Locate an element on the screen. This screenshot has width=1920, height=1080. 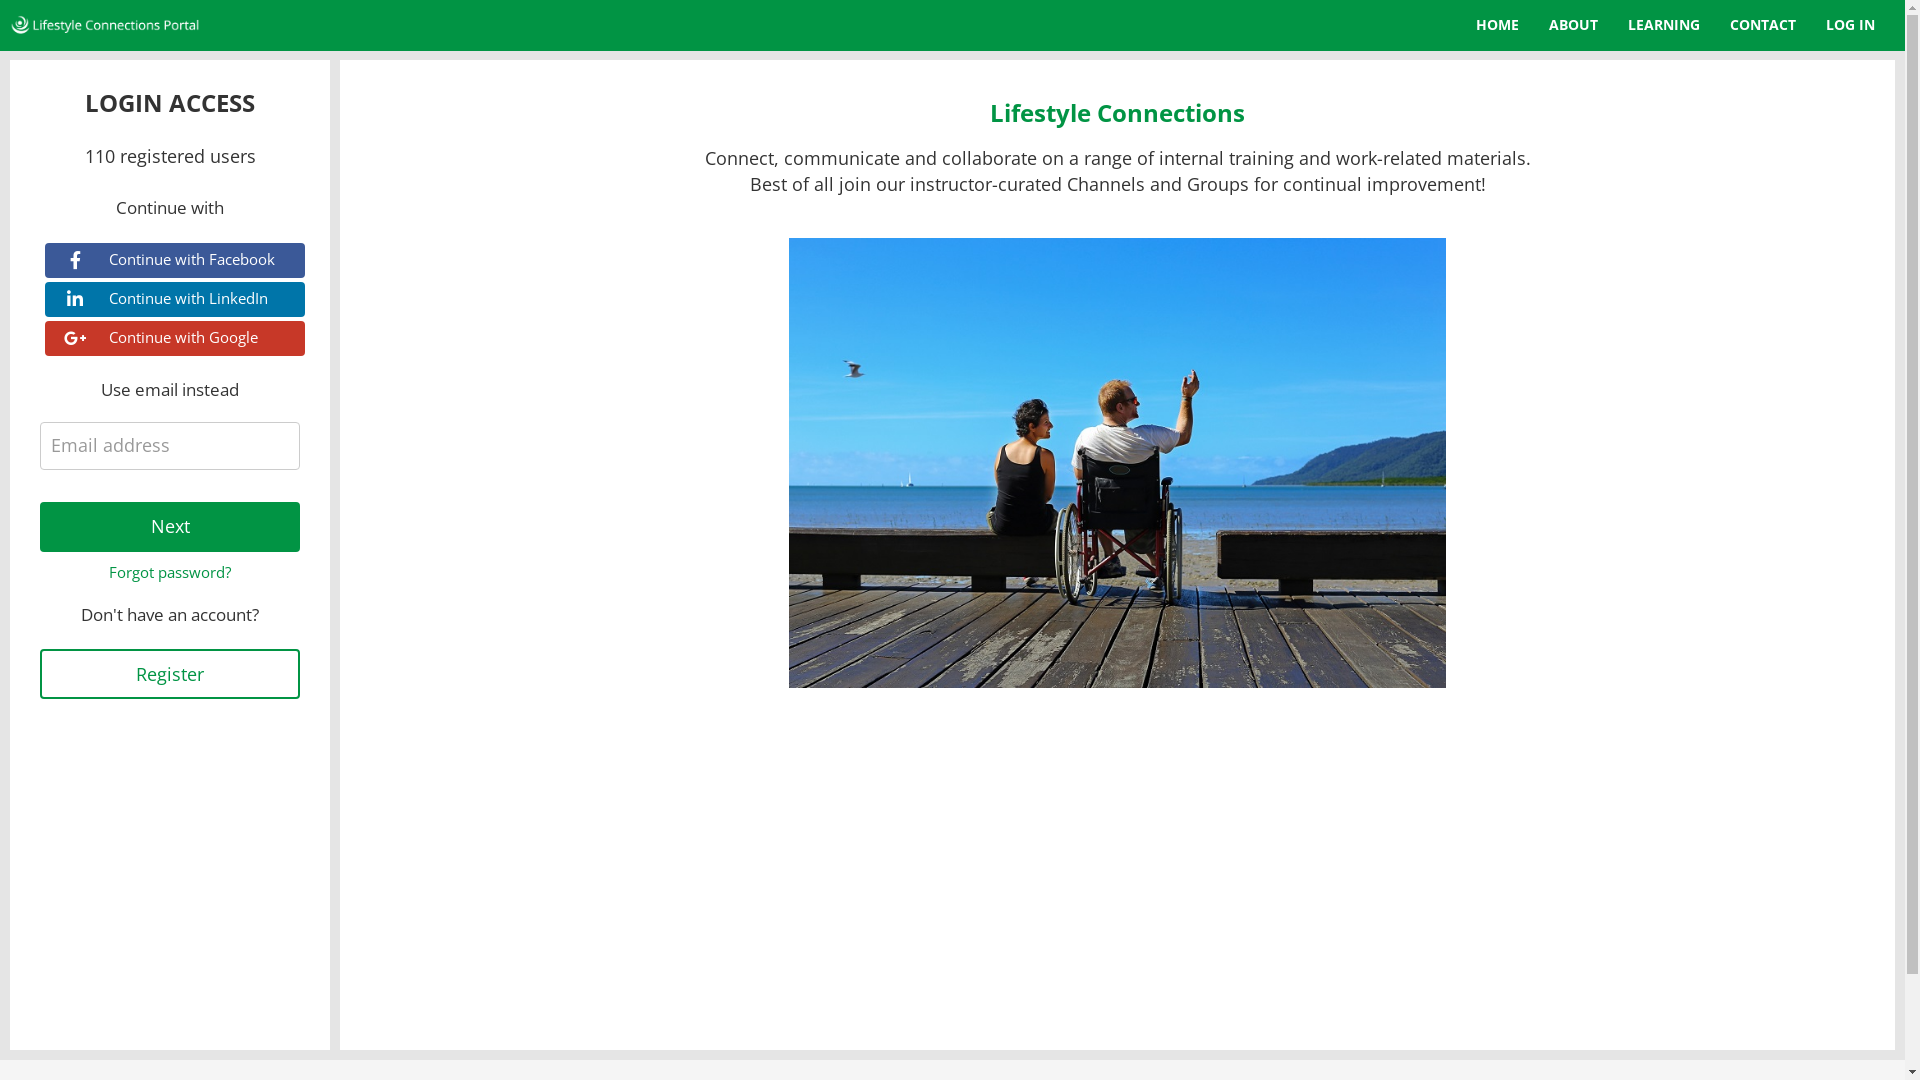
'Next' is located at coordinates (39, 526).